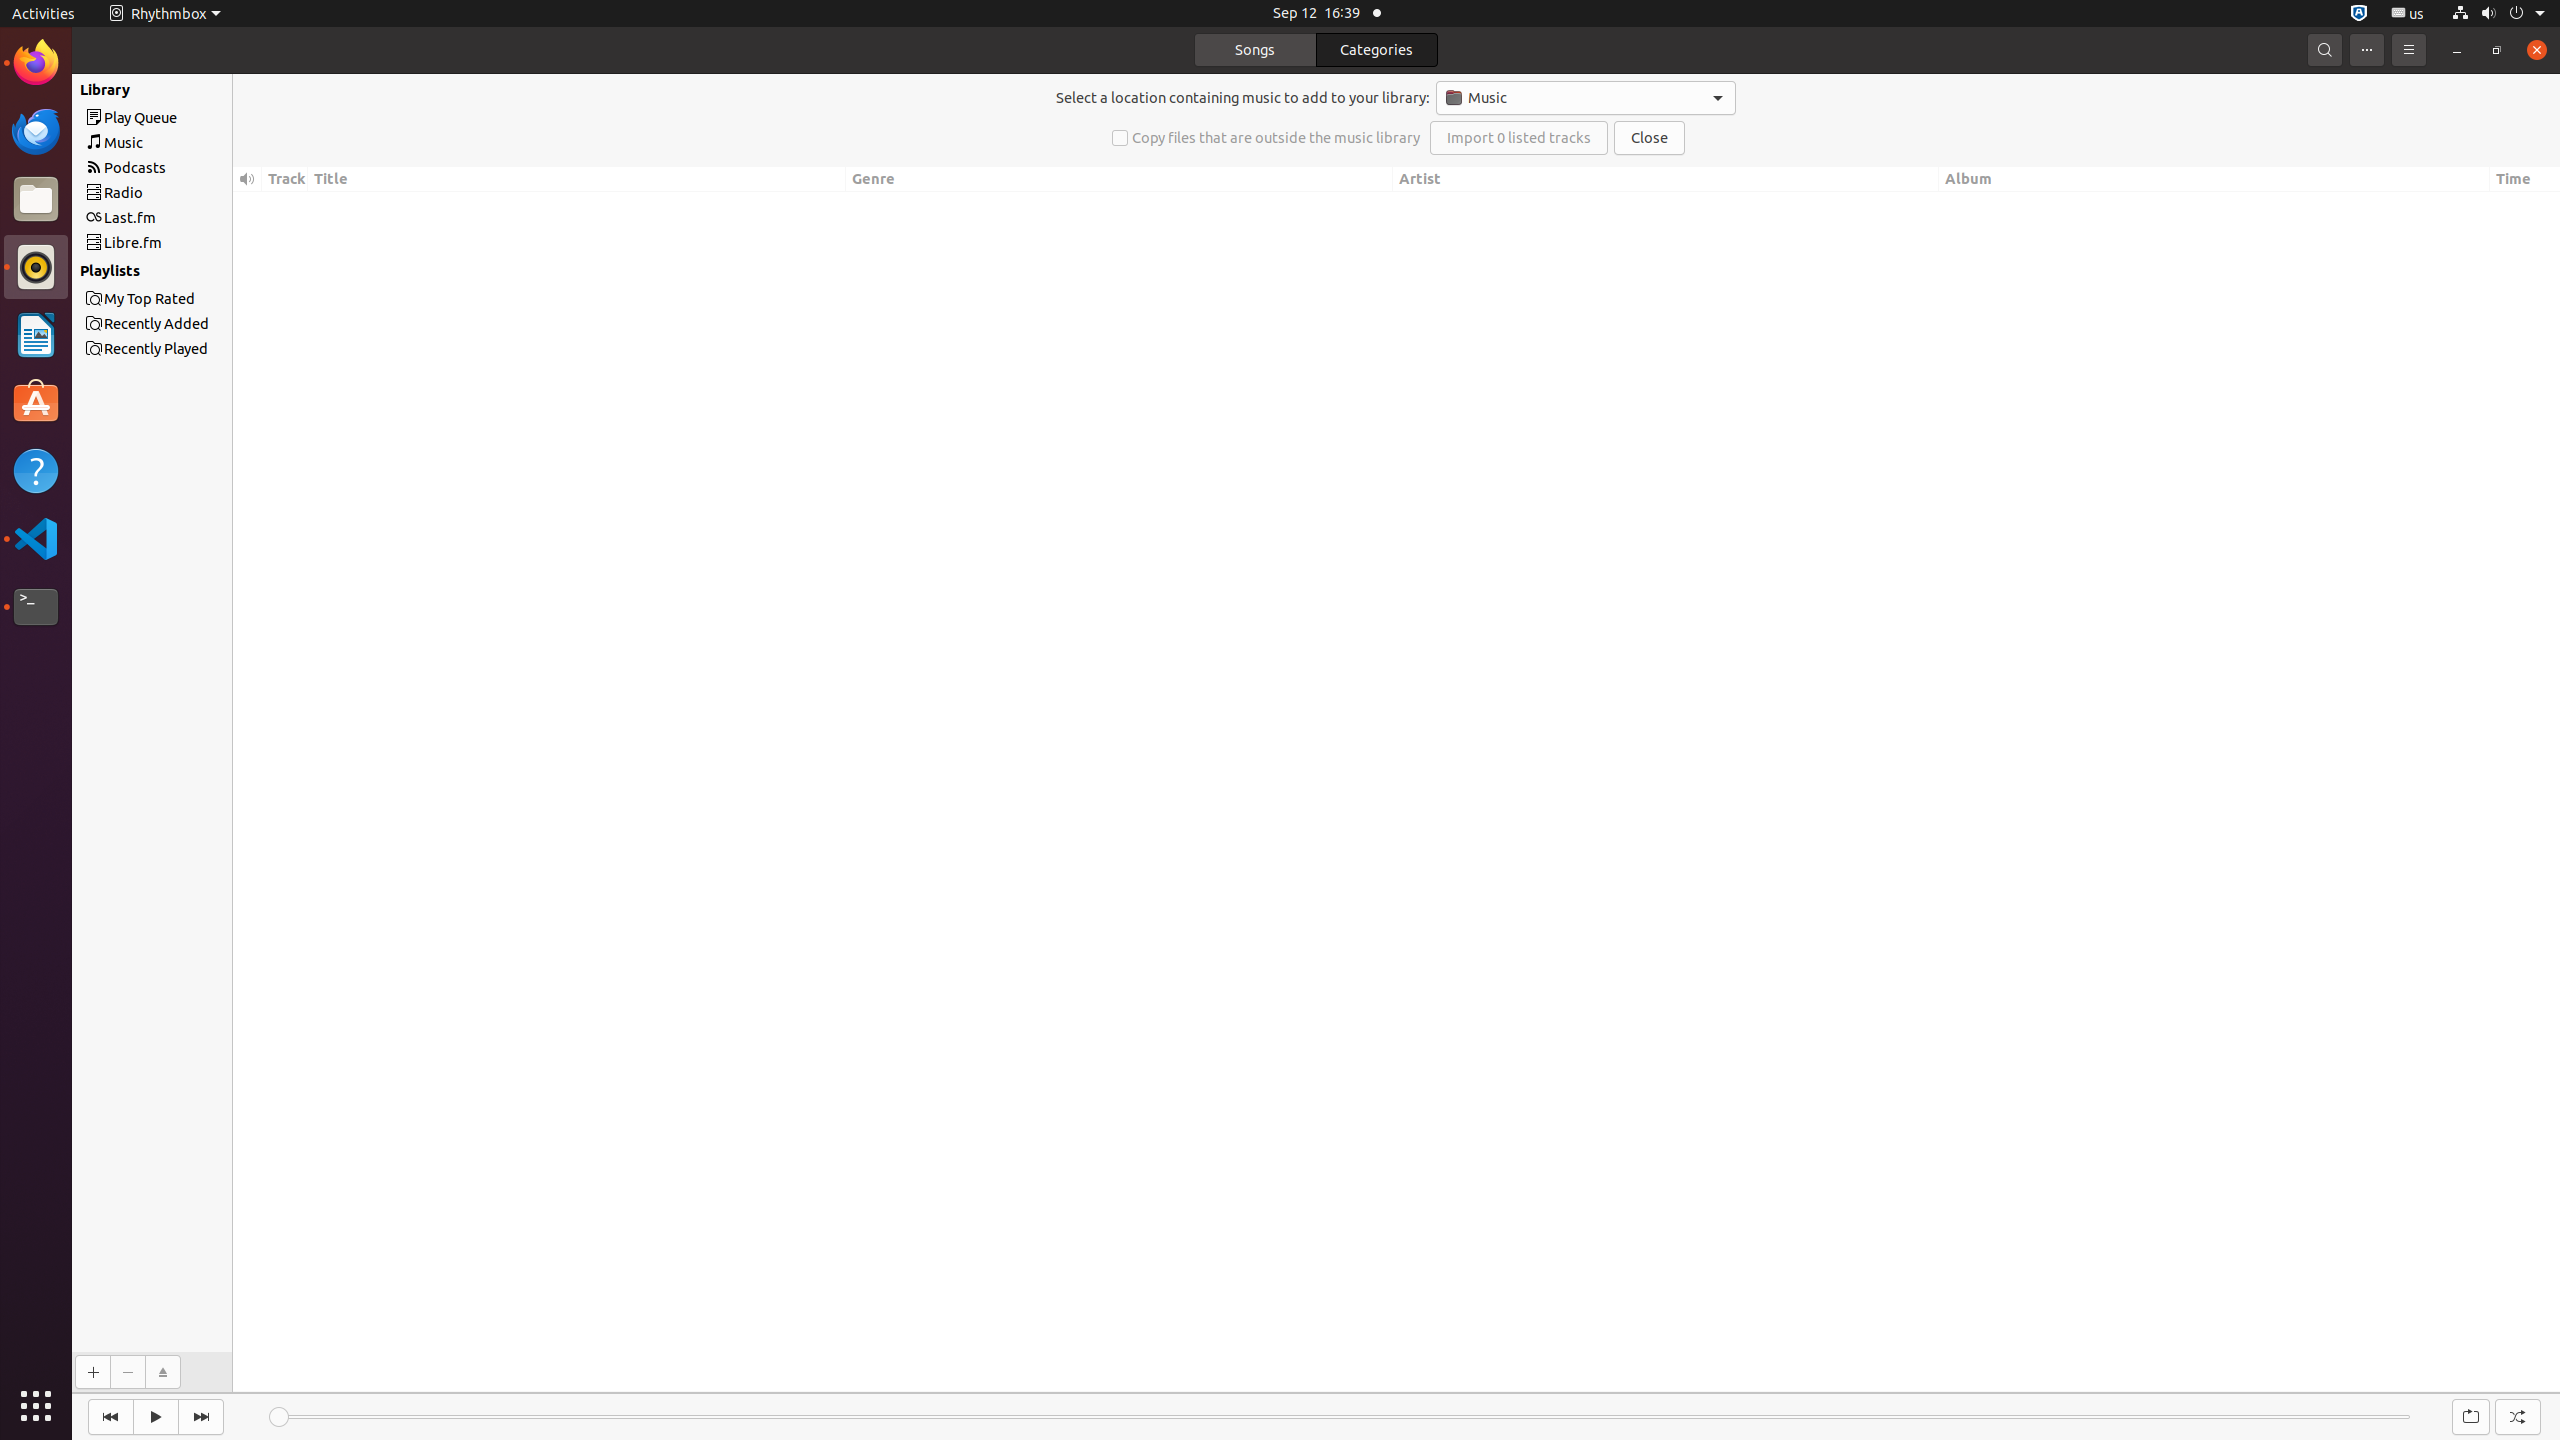  What do you see at coordinates (187, 116) in the screenshot?
I see `'Play Queue'` at bounding box center [187, 116].